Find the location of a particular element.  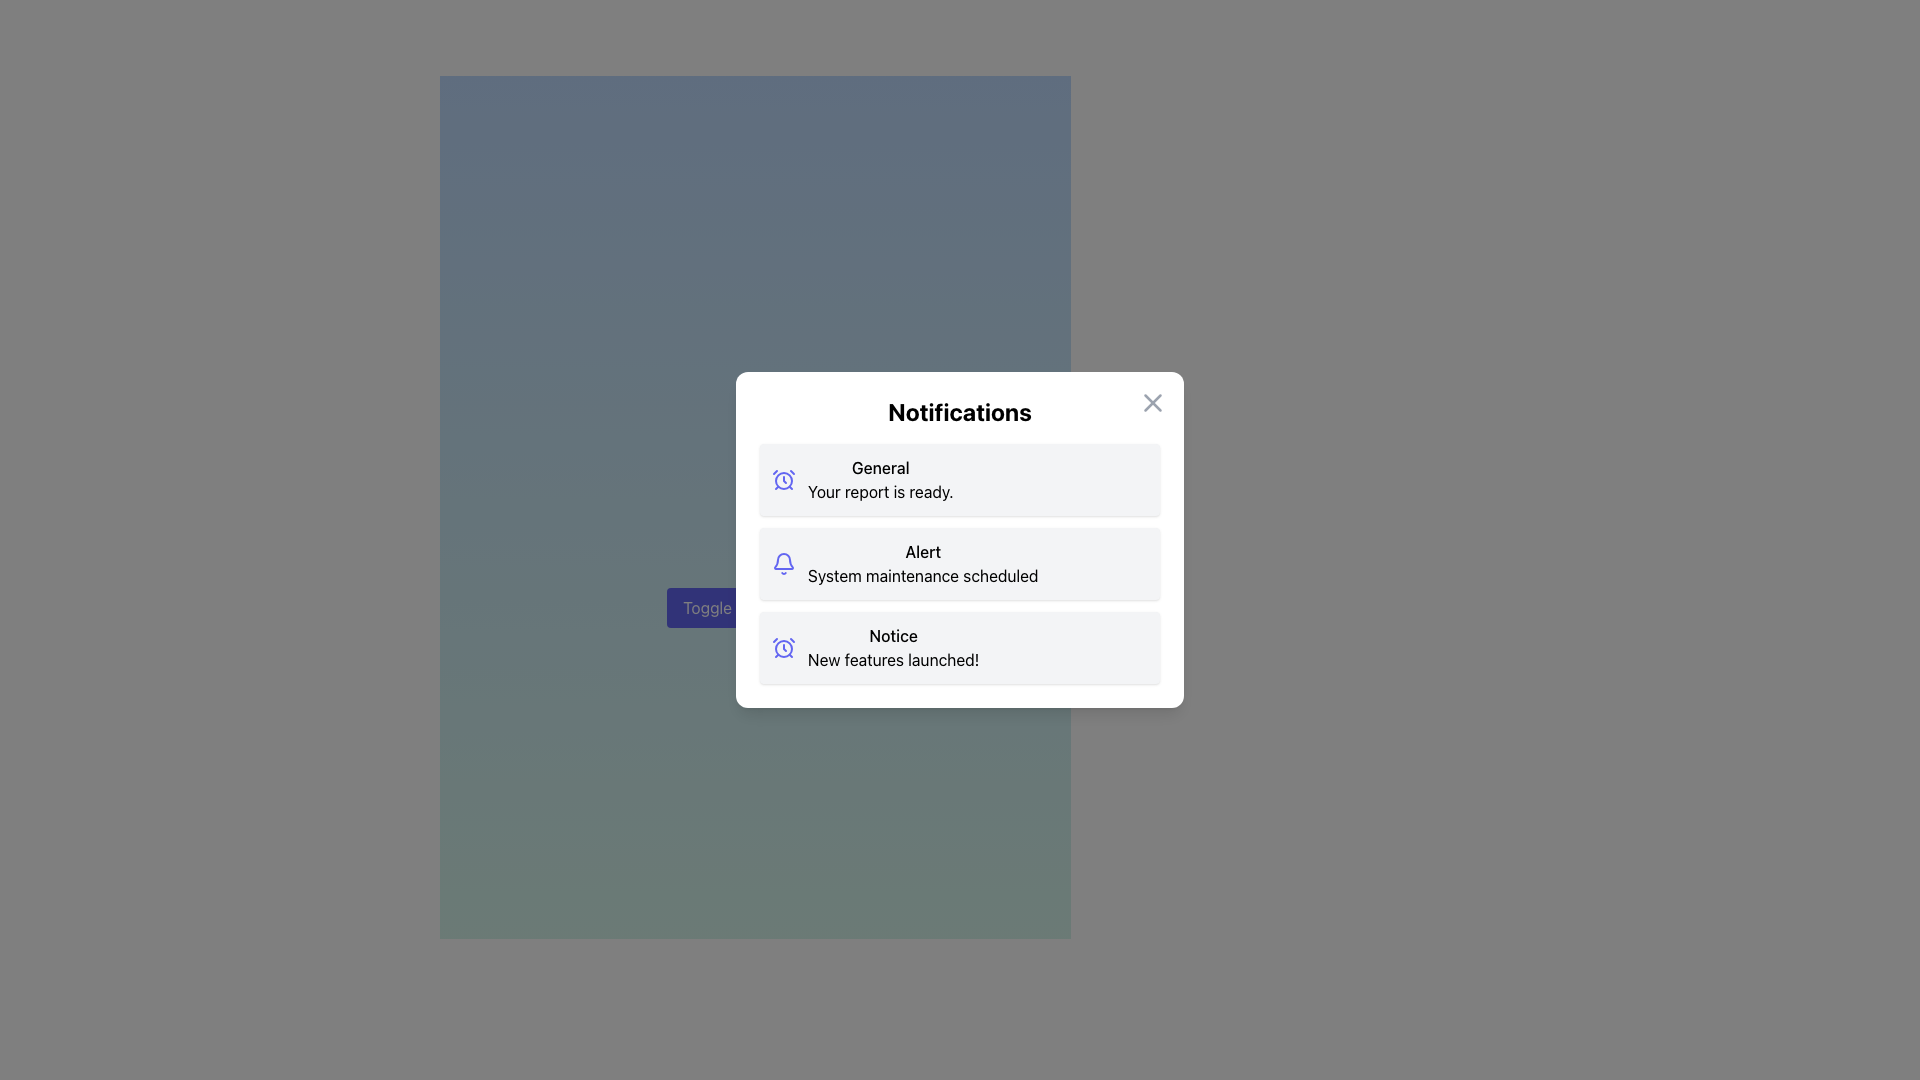

the indigo bell-shaped icon indicating notifications, which is positioned to the left of the text 'Alert System maintenance scheduled.' is located at coordinates (782, 563).